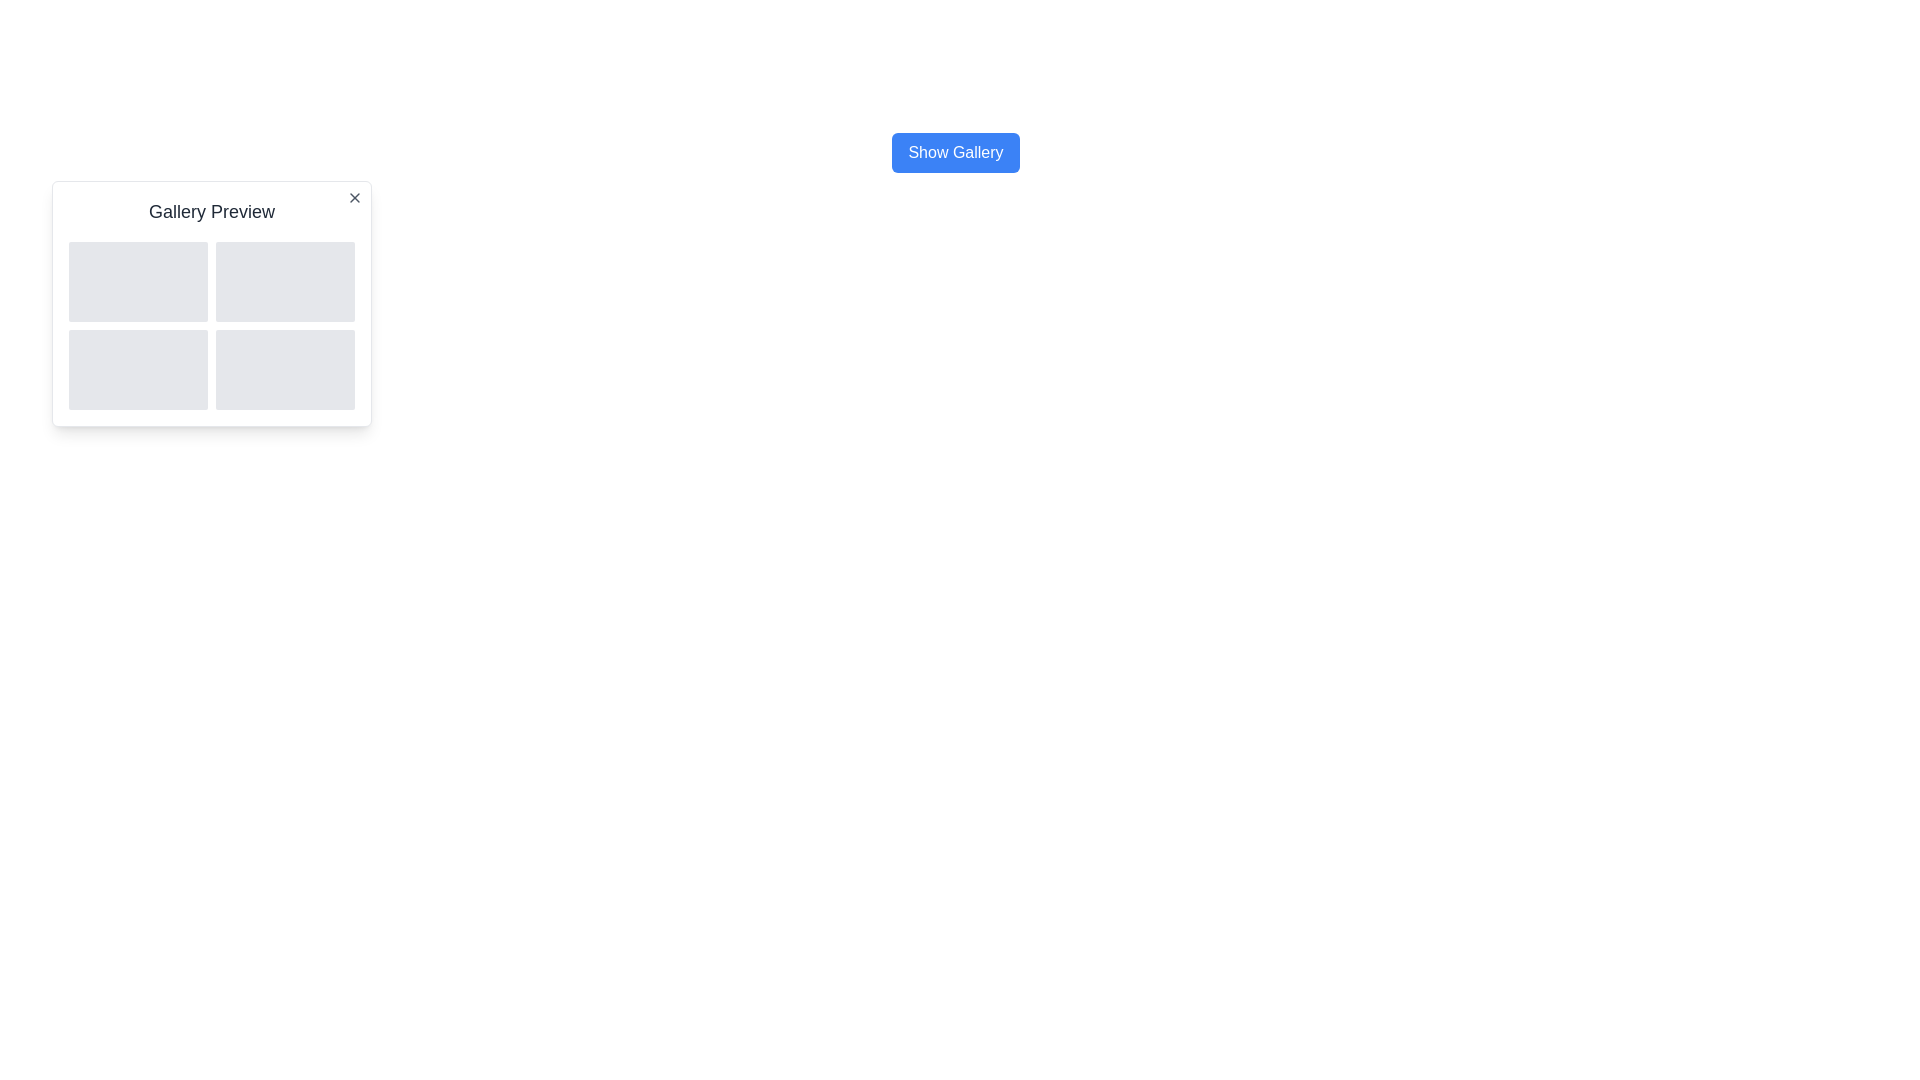 The width and height of the screenshot is (1920, 1080). What do you see at coordinates (954, 152) in the screenshot?
I see `the blue button labeled 'Show Gallery'` at bounding box center [954, 152].